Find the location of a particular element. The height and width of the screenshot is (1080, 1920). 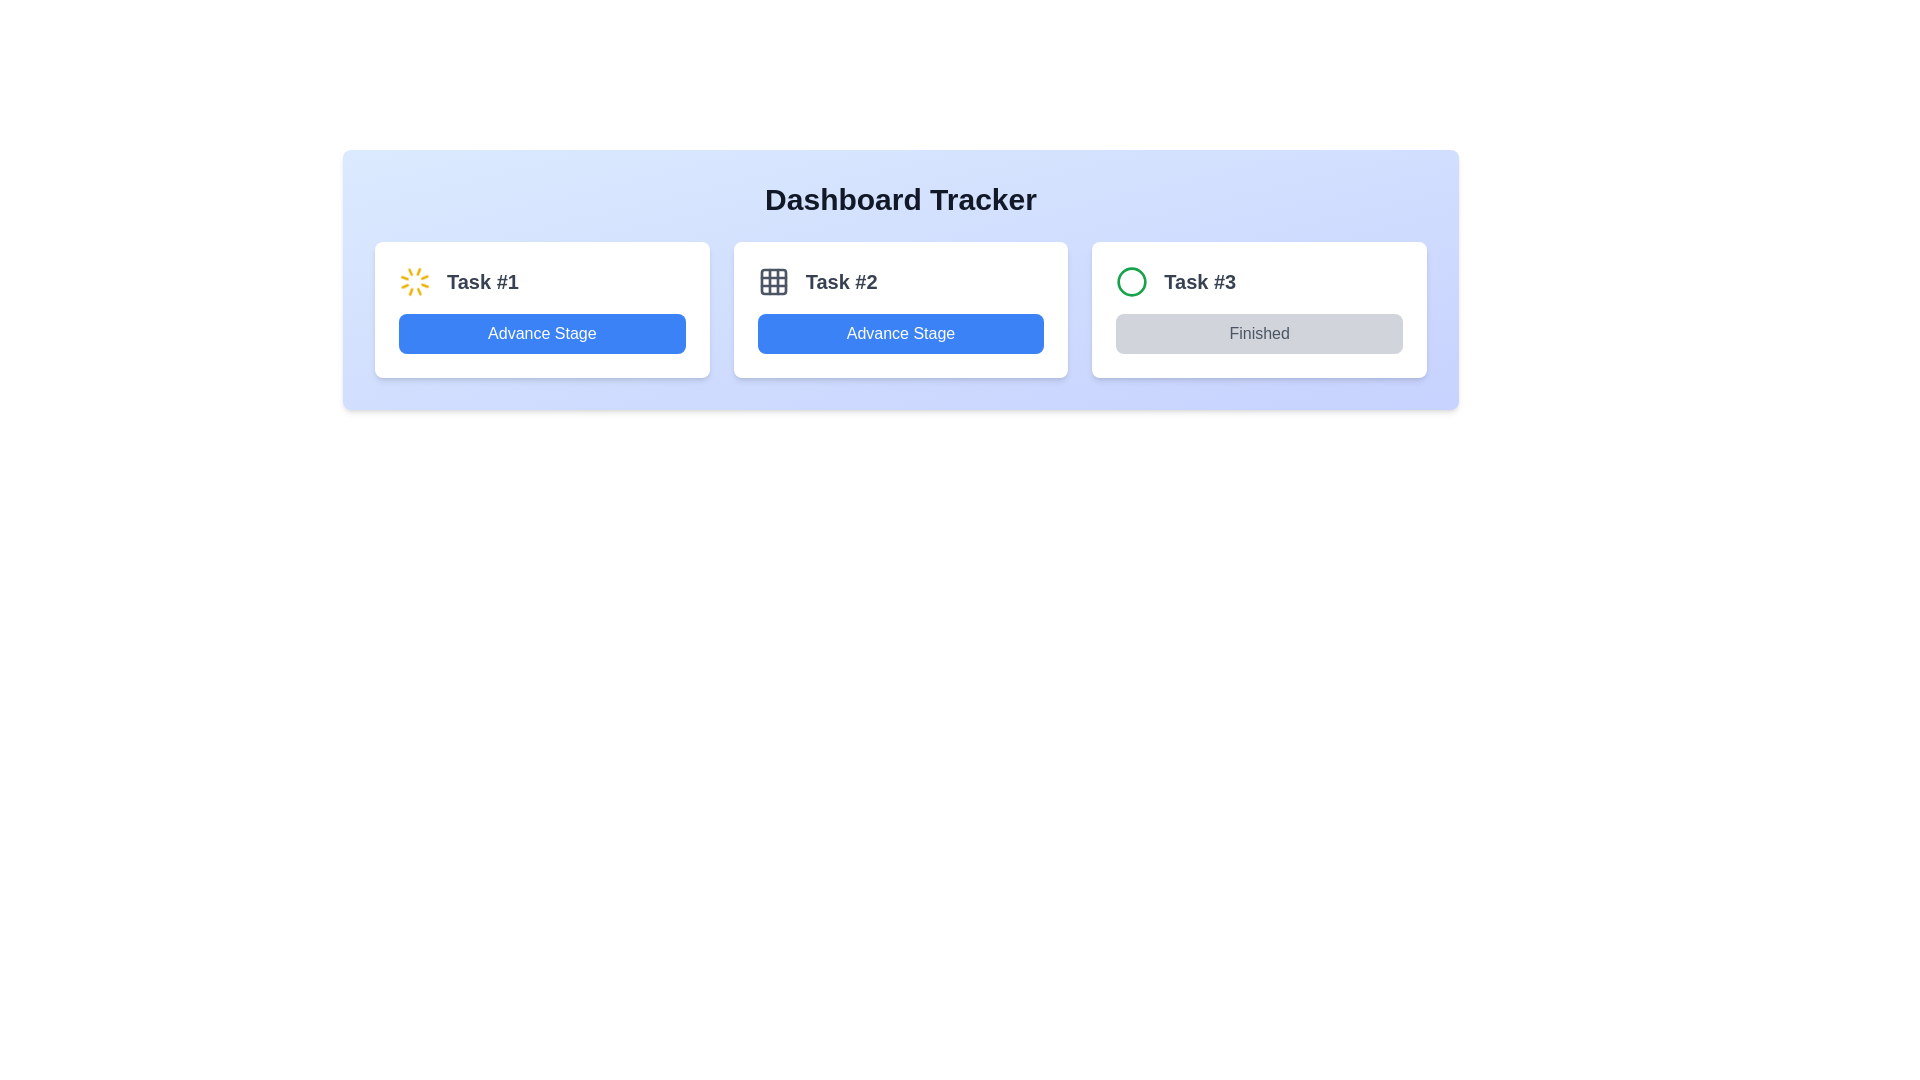

the circular icon with a green border located to the left of the text 'Task #3' is located at coordinates (1132, 281).